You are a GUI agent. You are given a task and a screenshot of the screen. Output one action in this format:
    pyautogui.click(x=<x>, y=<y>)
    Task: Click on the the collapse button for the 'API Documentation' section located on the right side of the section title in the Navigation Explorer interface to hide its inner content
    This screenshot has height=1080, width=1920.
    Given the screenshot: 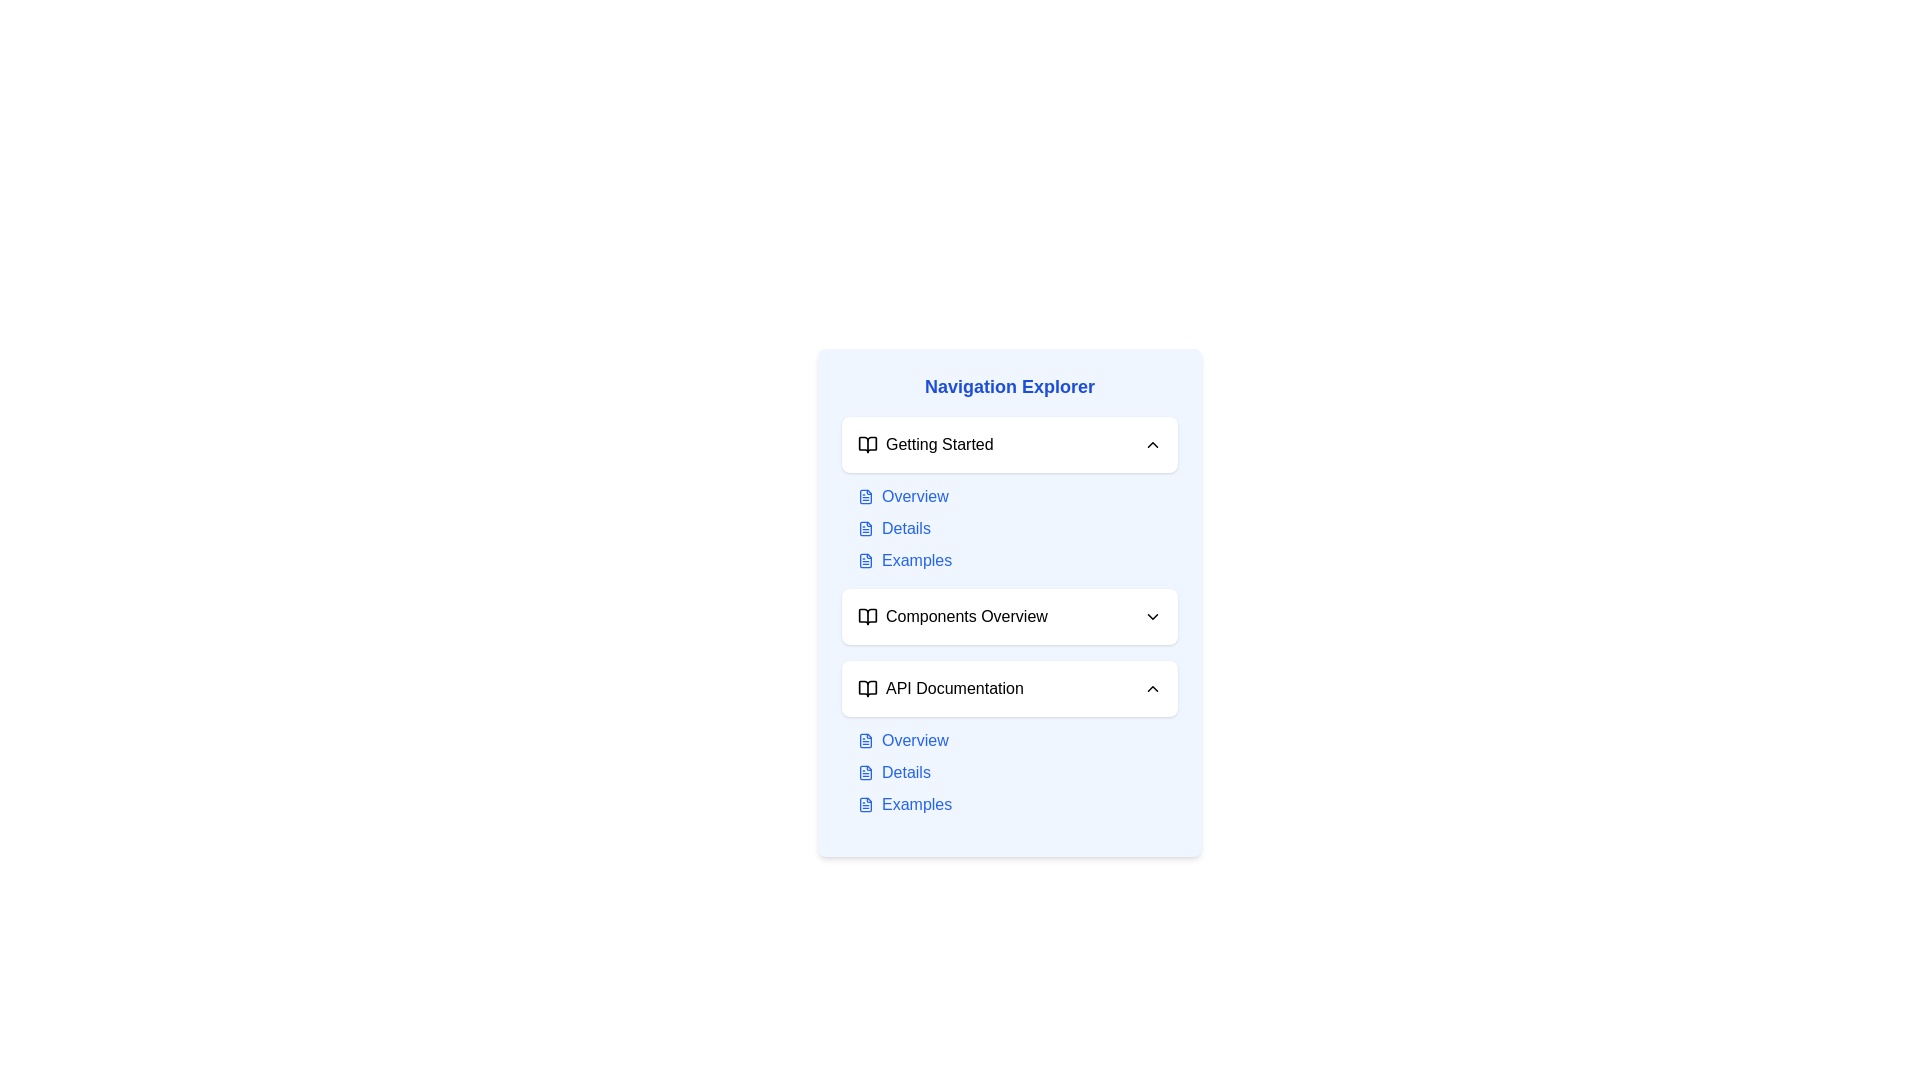 What is the action you would take?
    pyautogui.click(x=1152, y=688)
    